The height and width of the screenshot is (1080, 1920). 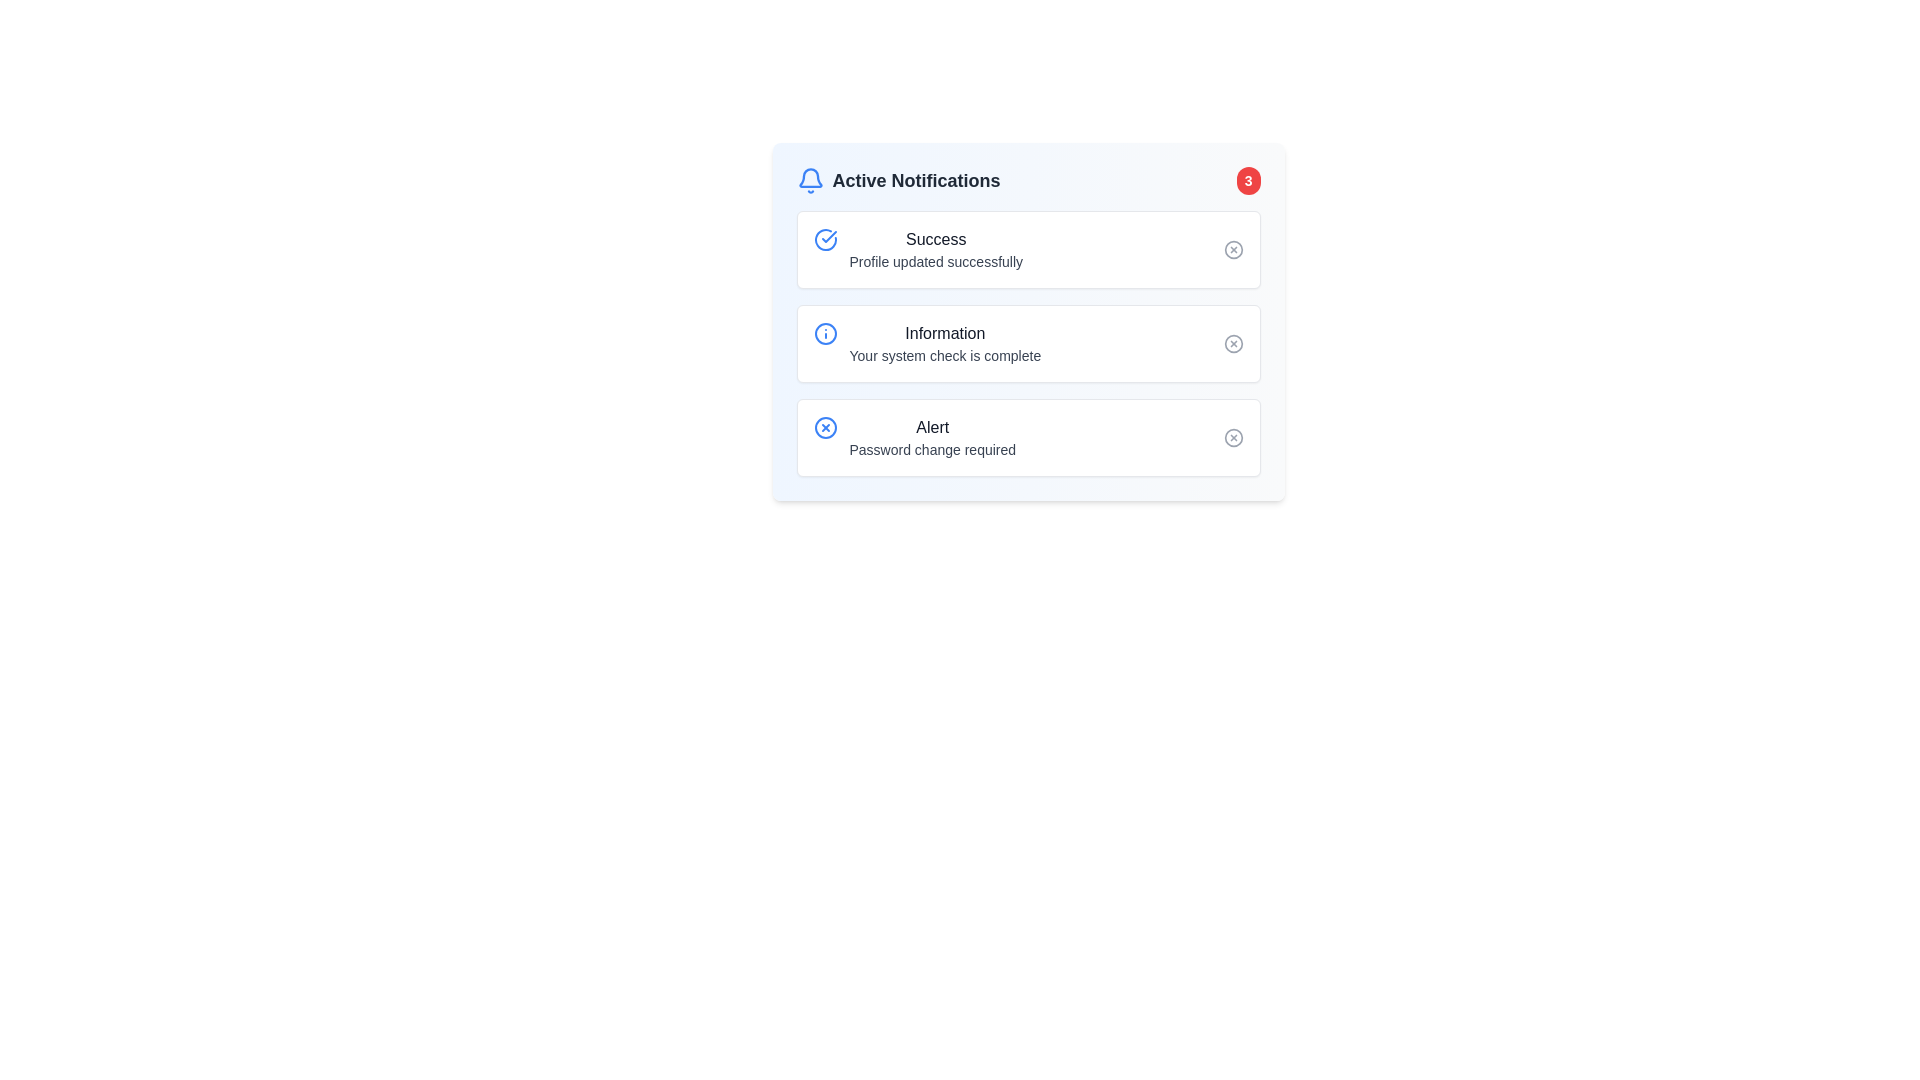 What do you see at coordinates (1028, 437) in the screenshot?
I see `details of the Notification card displaying 'Alert' with subtext 'Password change required', located as the third notification in the vertical list` at bounding box center [1028, 437].